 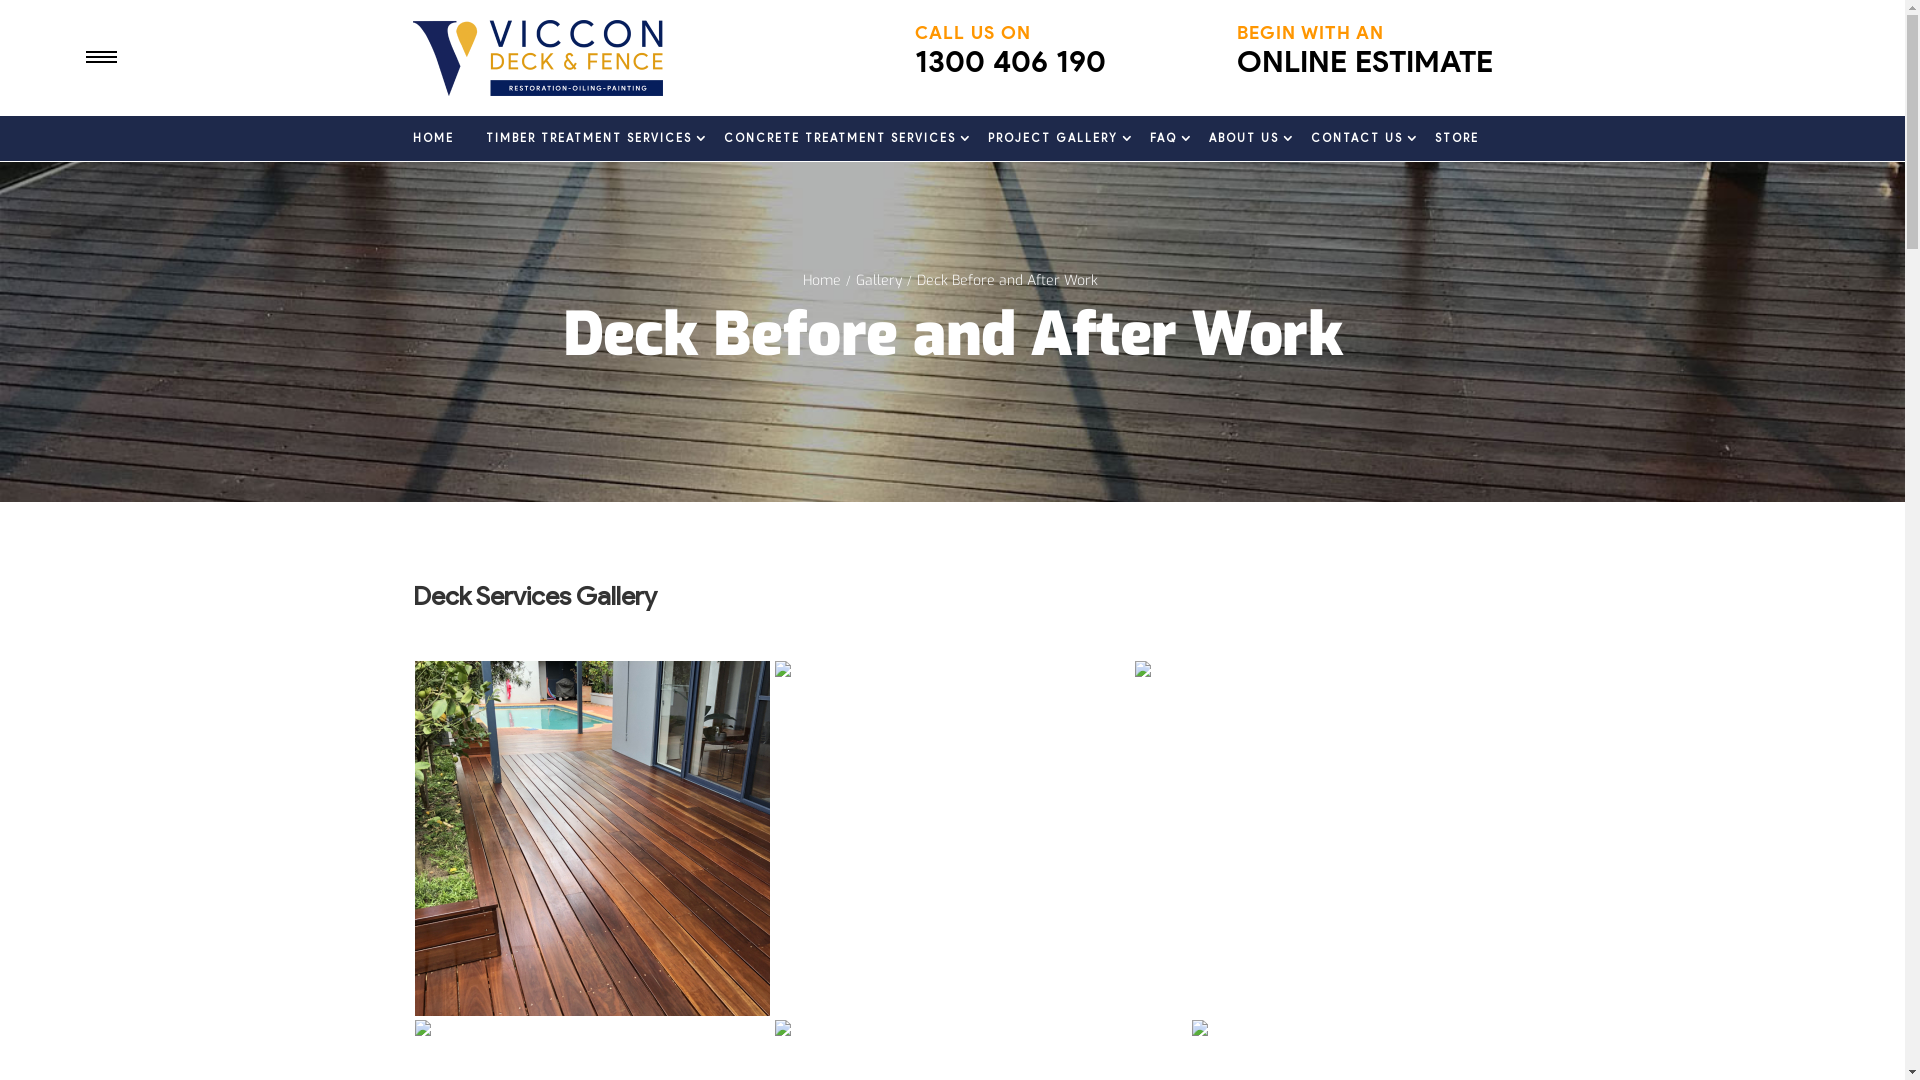 What do you see at coordinates (1051, 137) in the screenshot?
I see `'PROJECT GALLERY'` at bounding box center [1051, 137].